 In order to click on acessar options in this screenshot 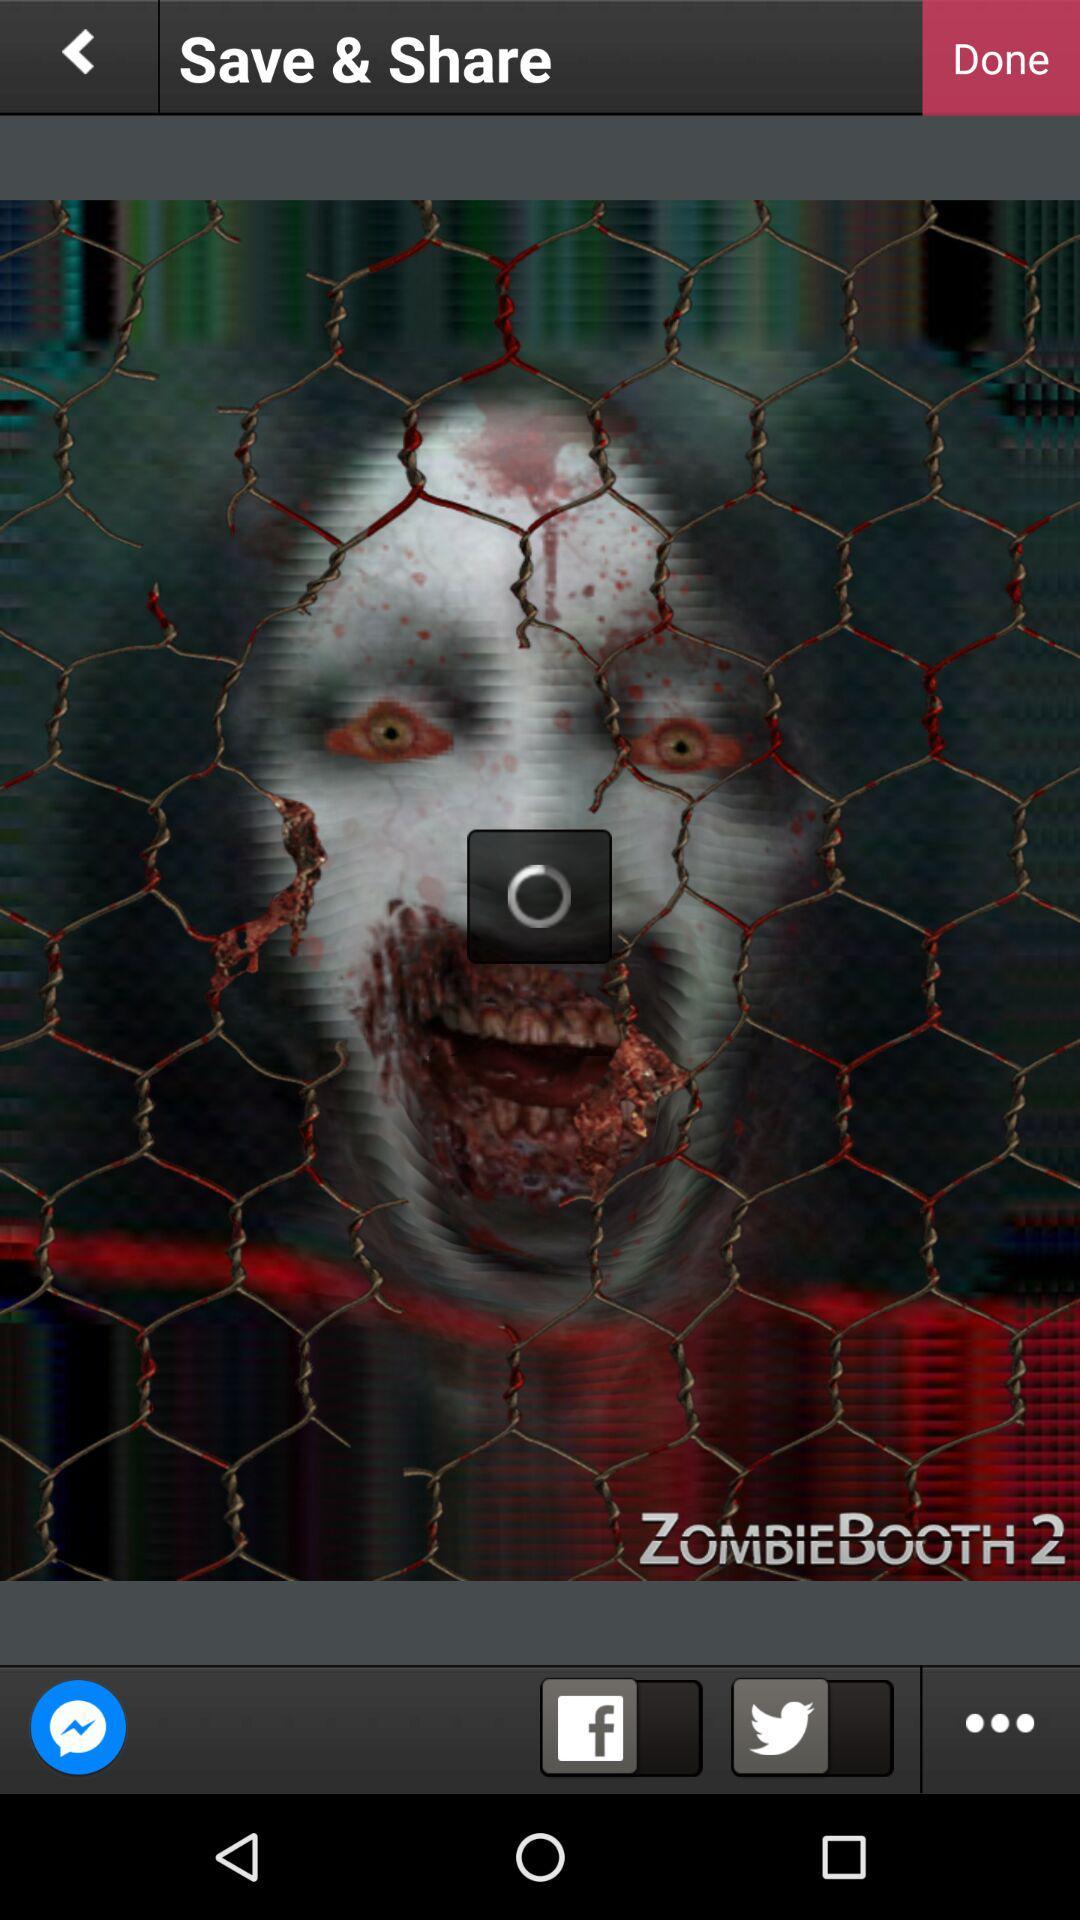, I will do `click(1001, 1728)`.